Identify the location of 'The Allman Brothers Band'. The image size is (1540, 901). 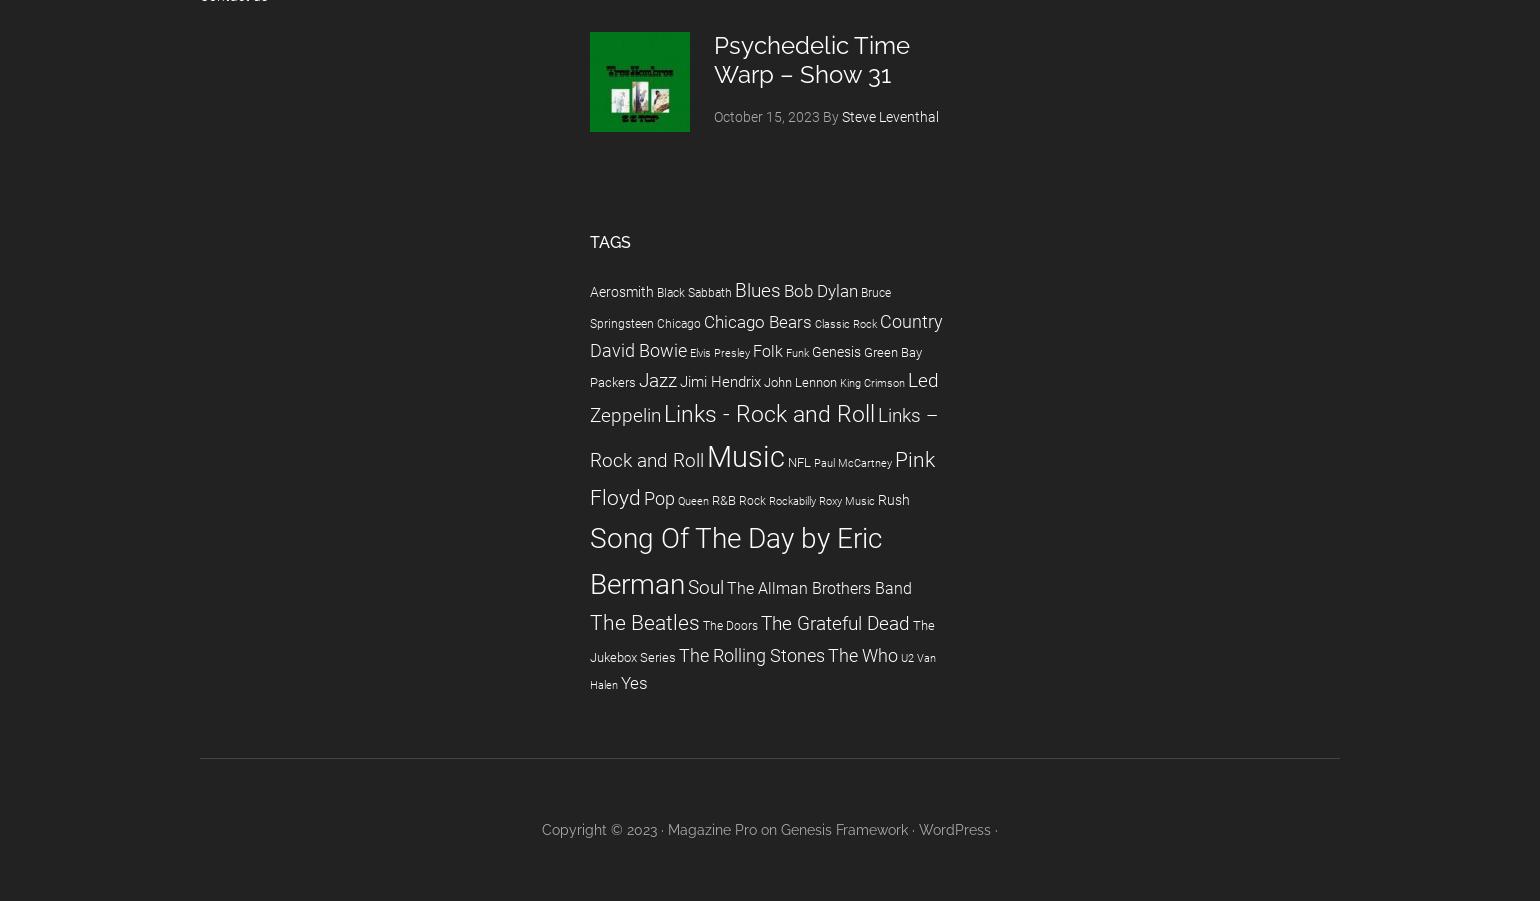
(819, 586).